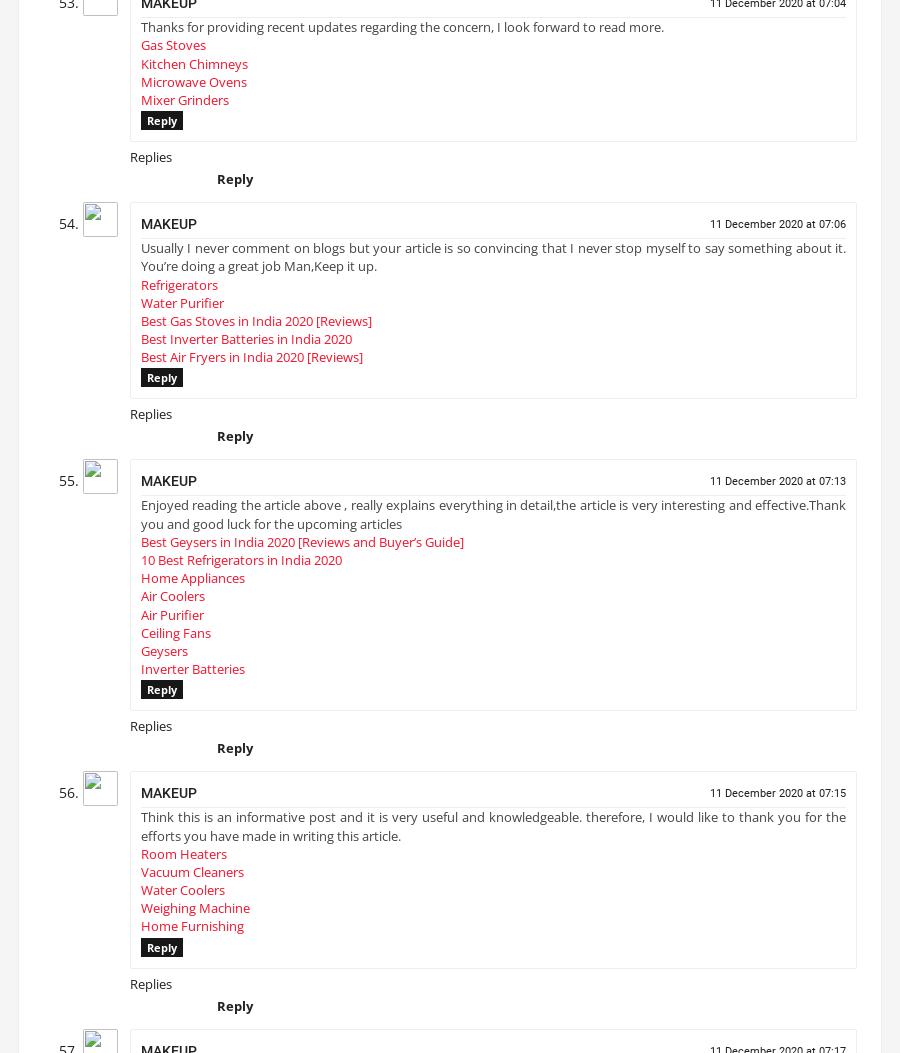 This screenshot has height=1053, width=900. I want to click on 'Refrigerators', so click(179, 291).